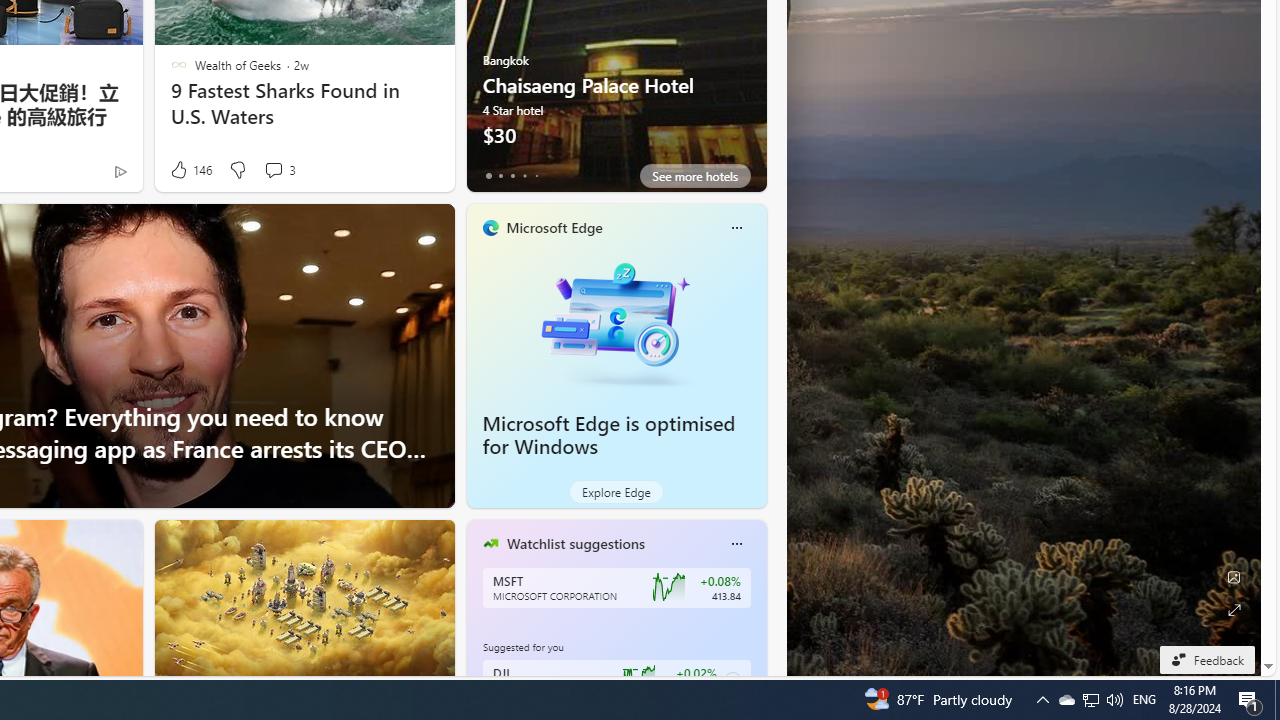 The width and height of the screenshot is (1280, 720). I want to click on 'tab-4', so click(536, 175).